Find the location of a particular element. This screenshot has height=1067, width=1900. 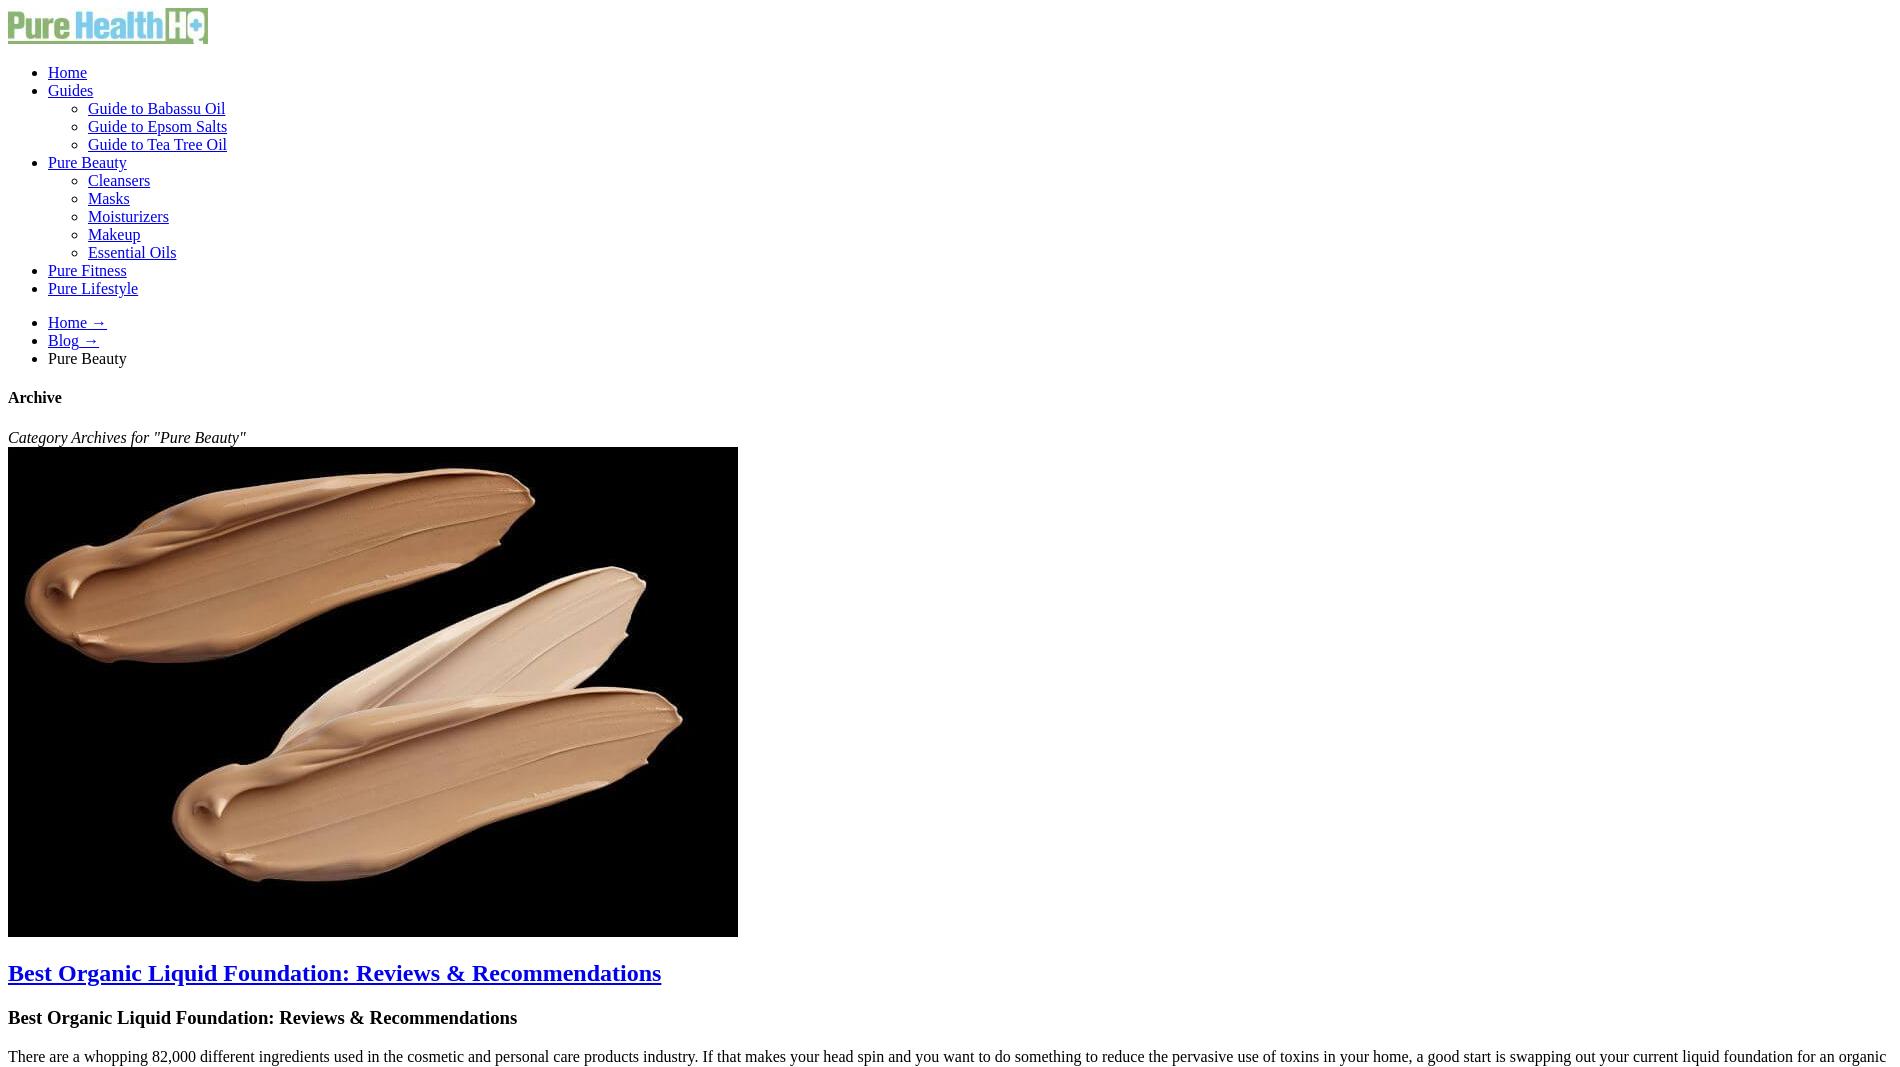

'Guides' is located at coordinates (70, 89).